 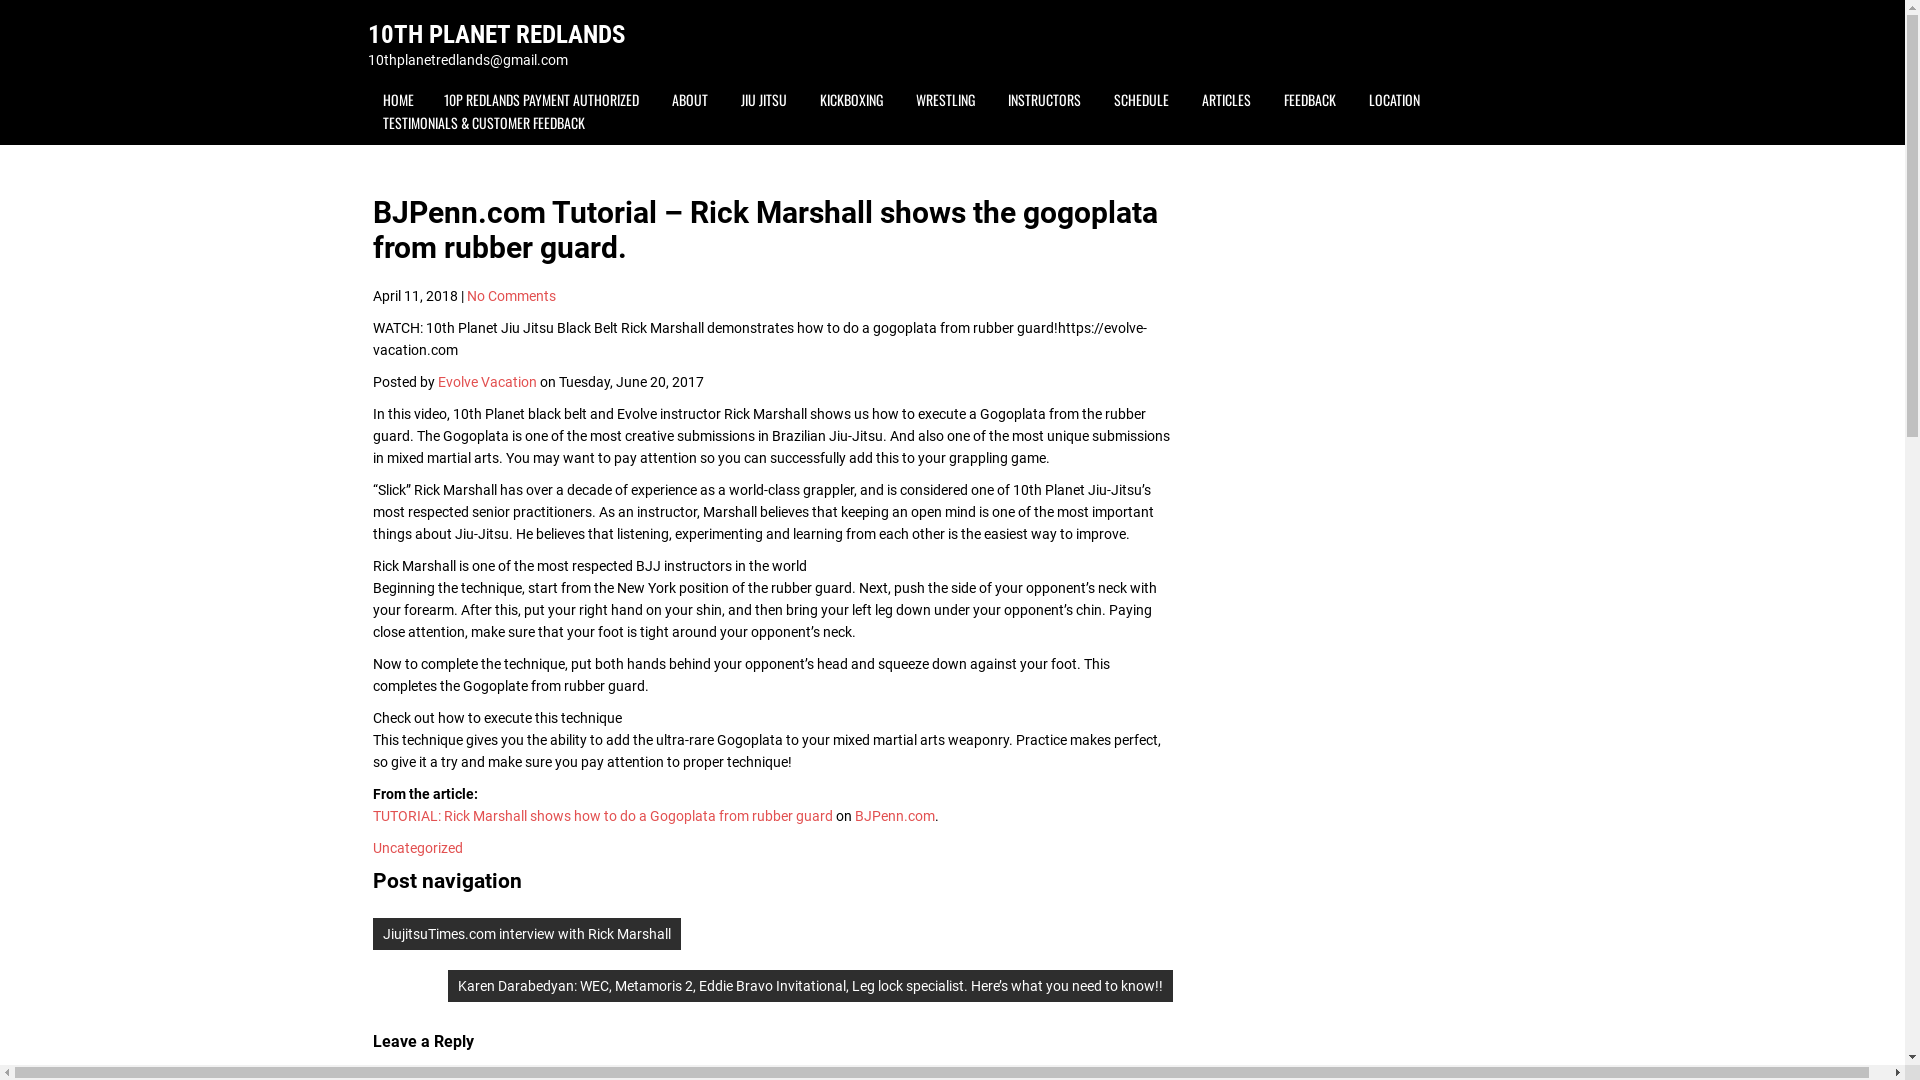 I want to click on 'SCHEDULE', so click(x=1140, y=99).